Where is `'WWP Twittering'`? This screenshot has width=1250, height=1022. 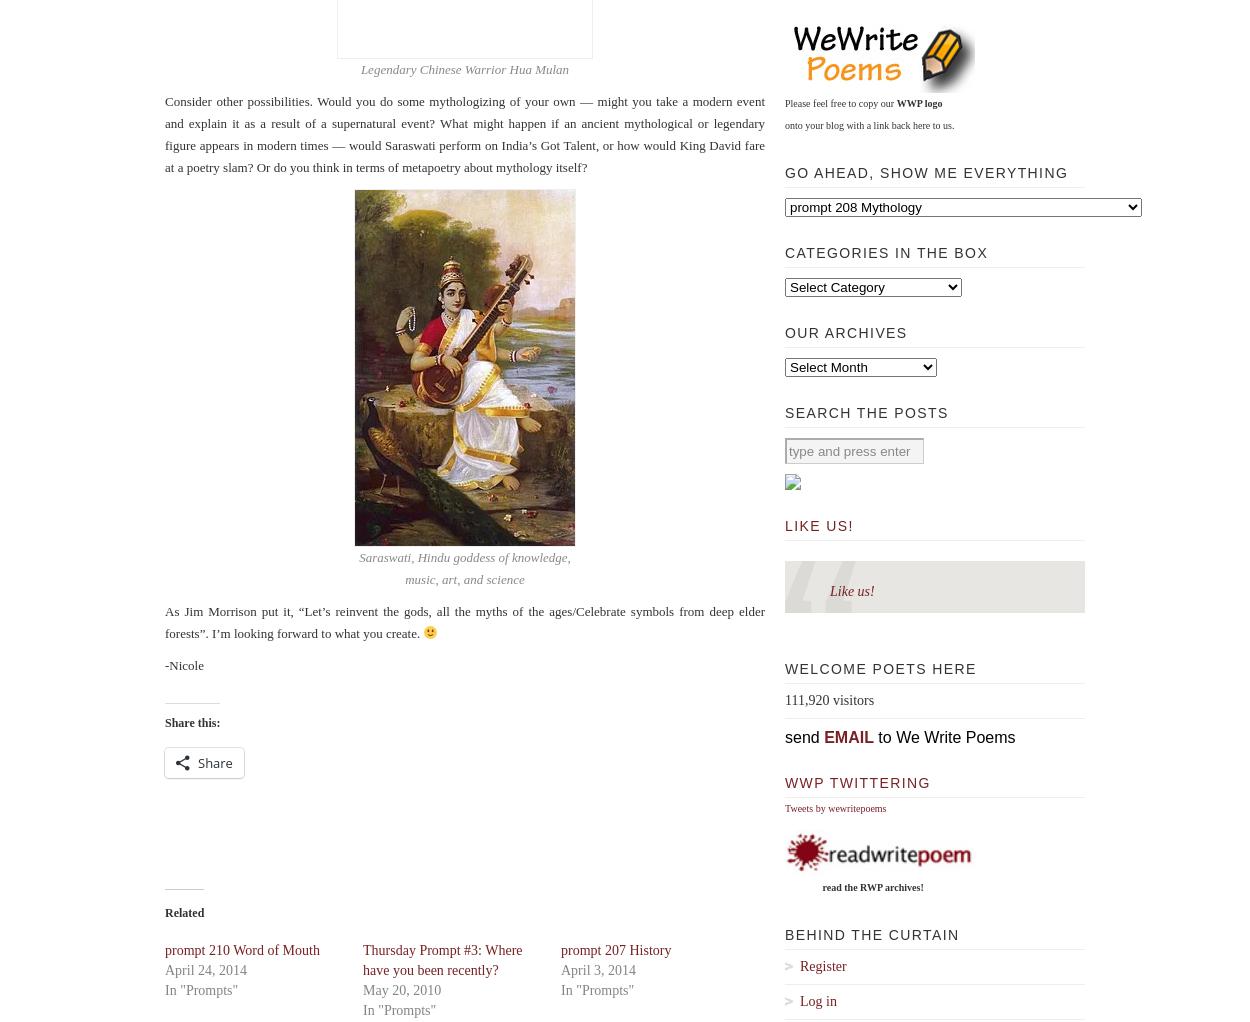 'WWP Twittering' is located at coordinates (856, 782).